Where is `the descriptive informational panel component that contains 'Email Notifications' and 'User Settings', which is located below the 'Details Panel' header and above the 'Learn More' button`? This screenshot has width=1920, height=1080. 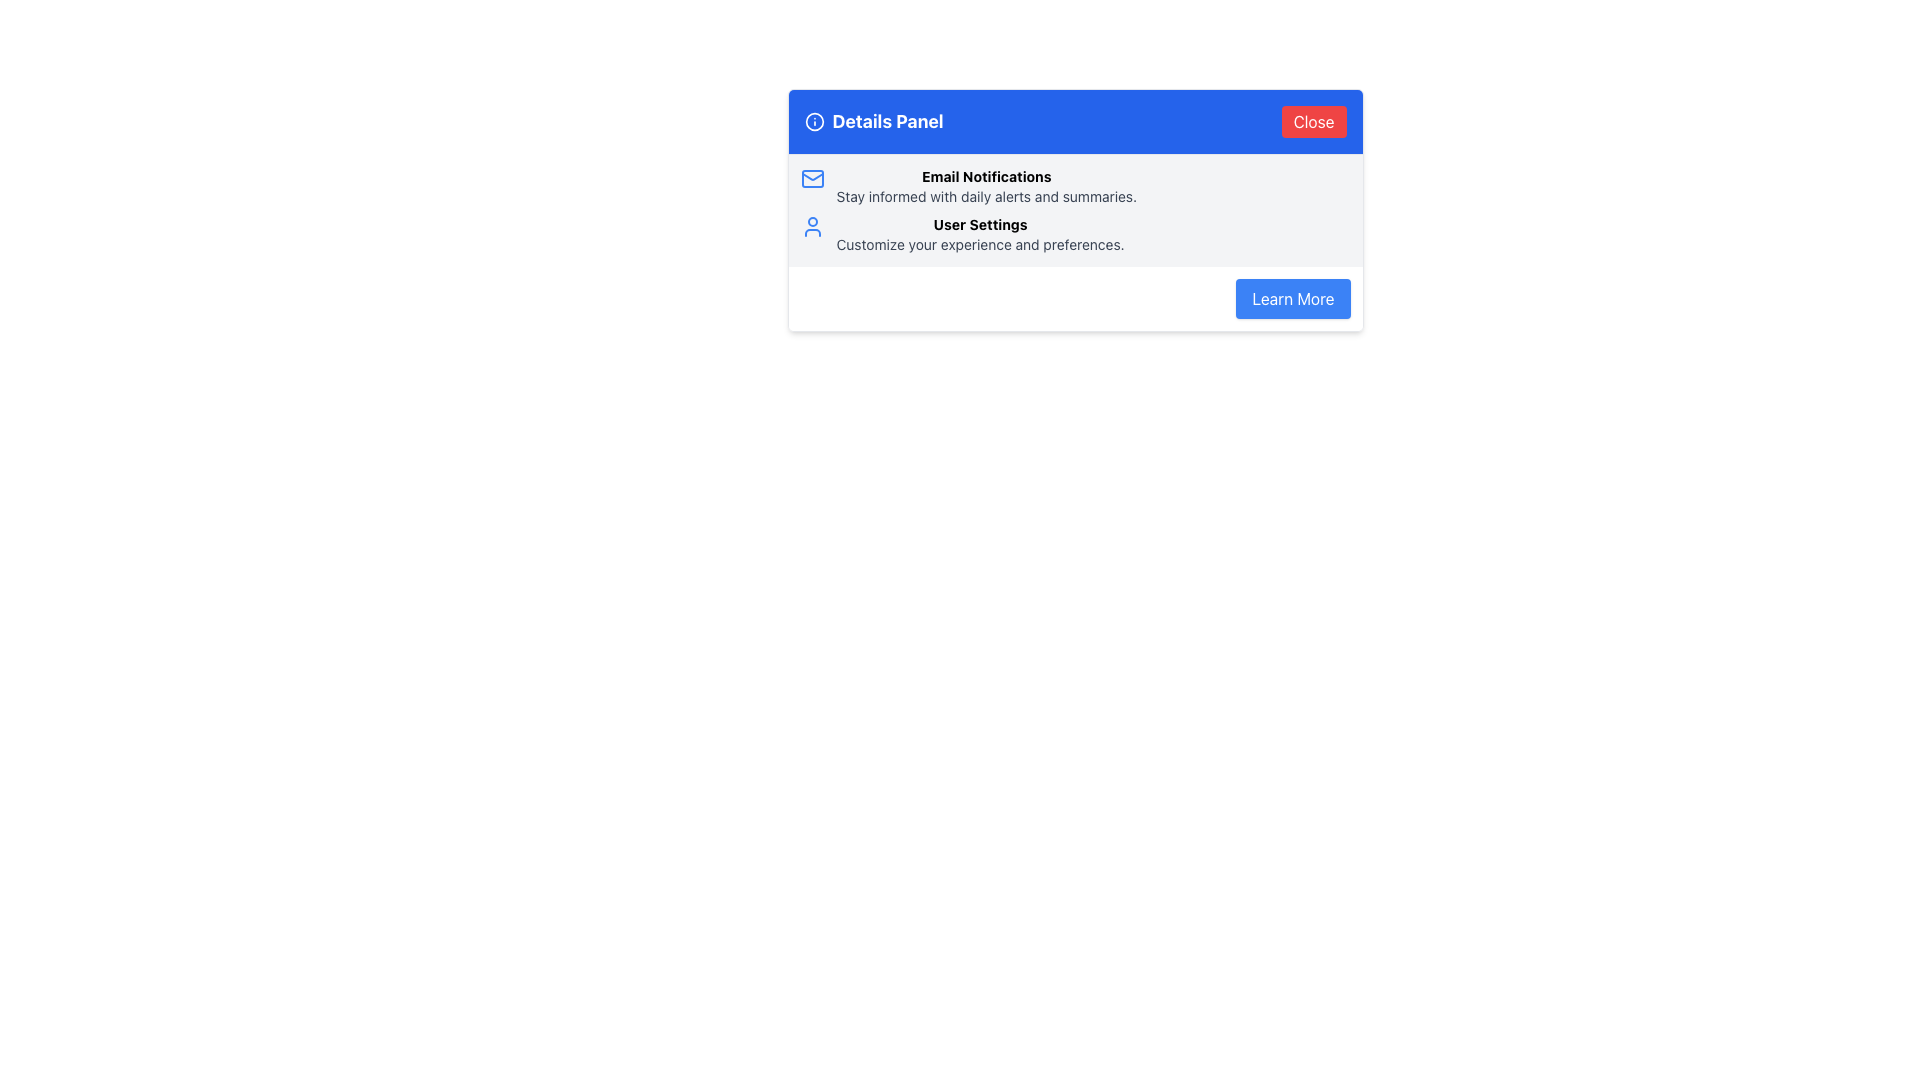 the descriptive informational panel component that contains 'Email Notifications' and 'User Settings', which is located below the 'Details Panel' header and above the 'Learn More' button is located at coordinates (1074, 210).